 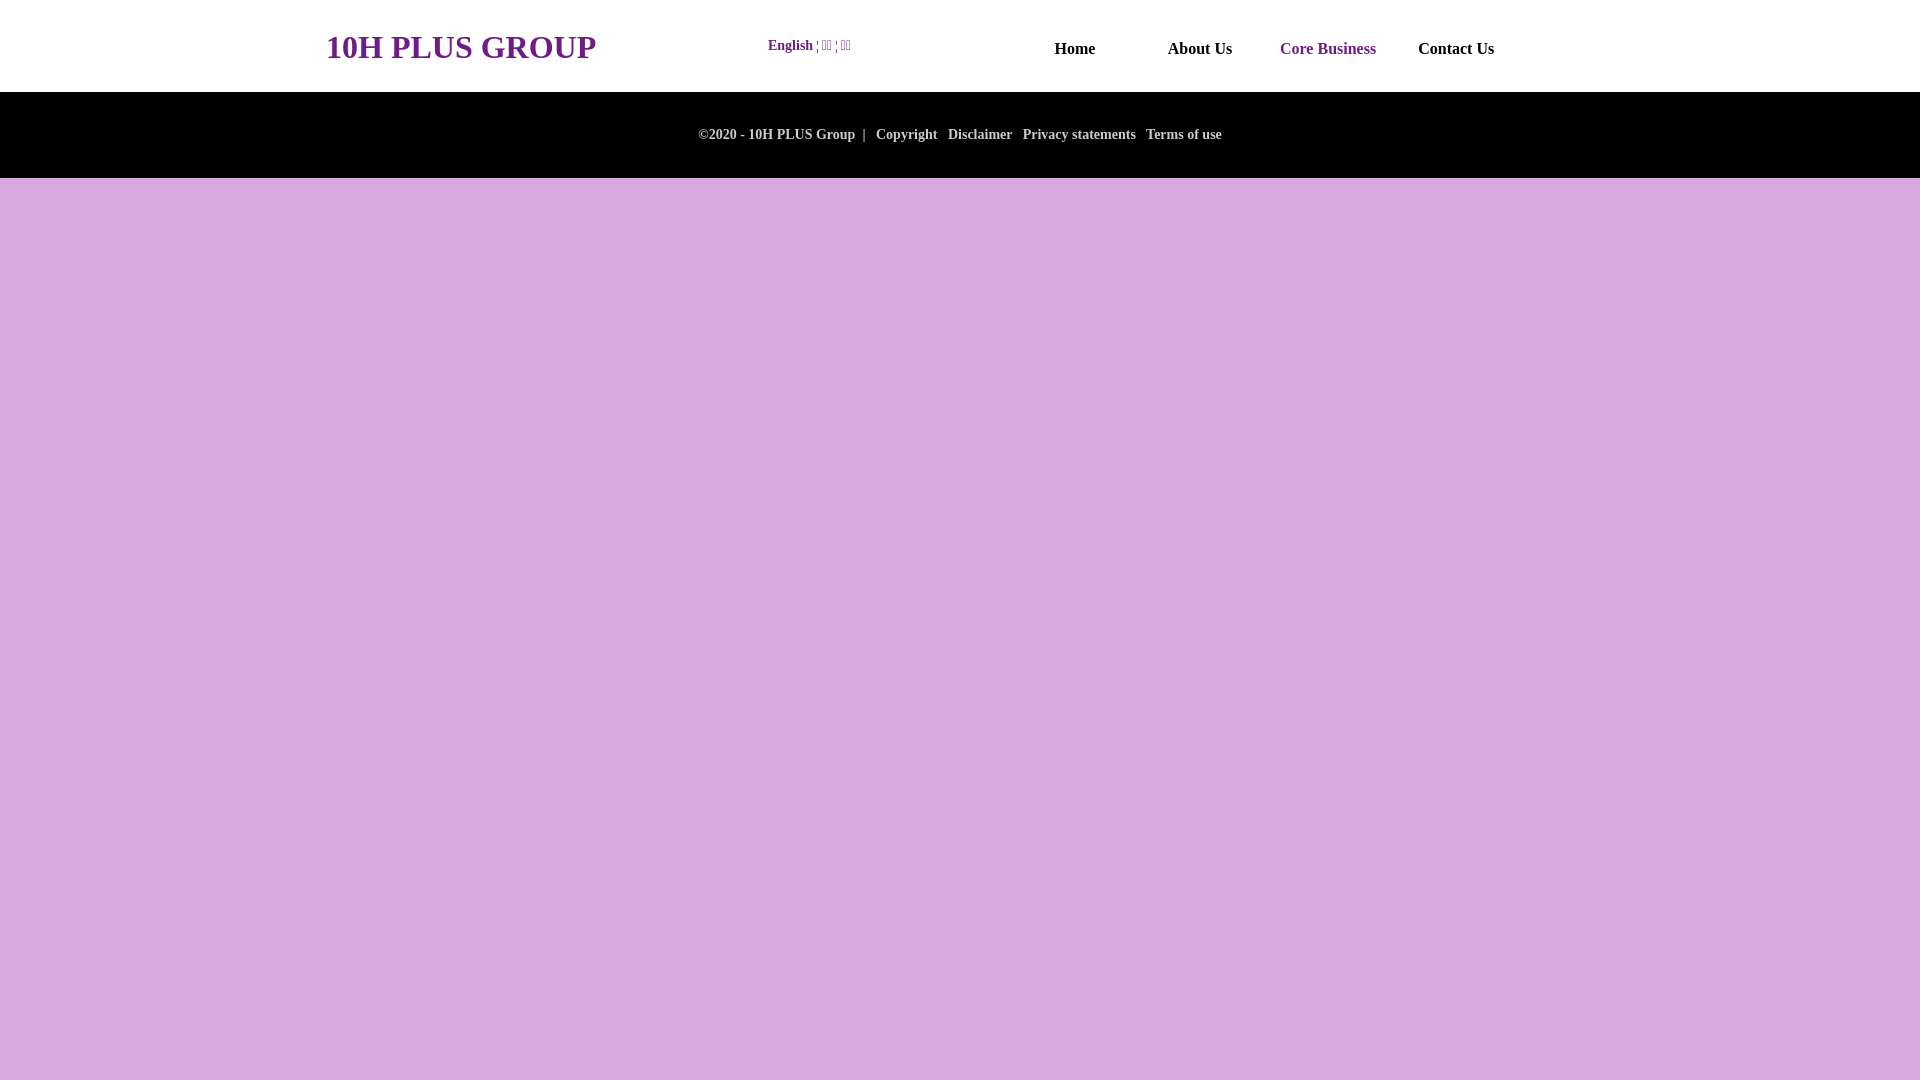 What do you see at coordinates (1455, 48) in the screenshot?
I see `'Contact Us'` at bounding box center [1455, 48].